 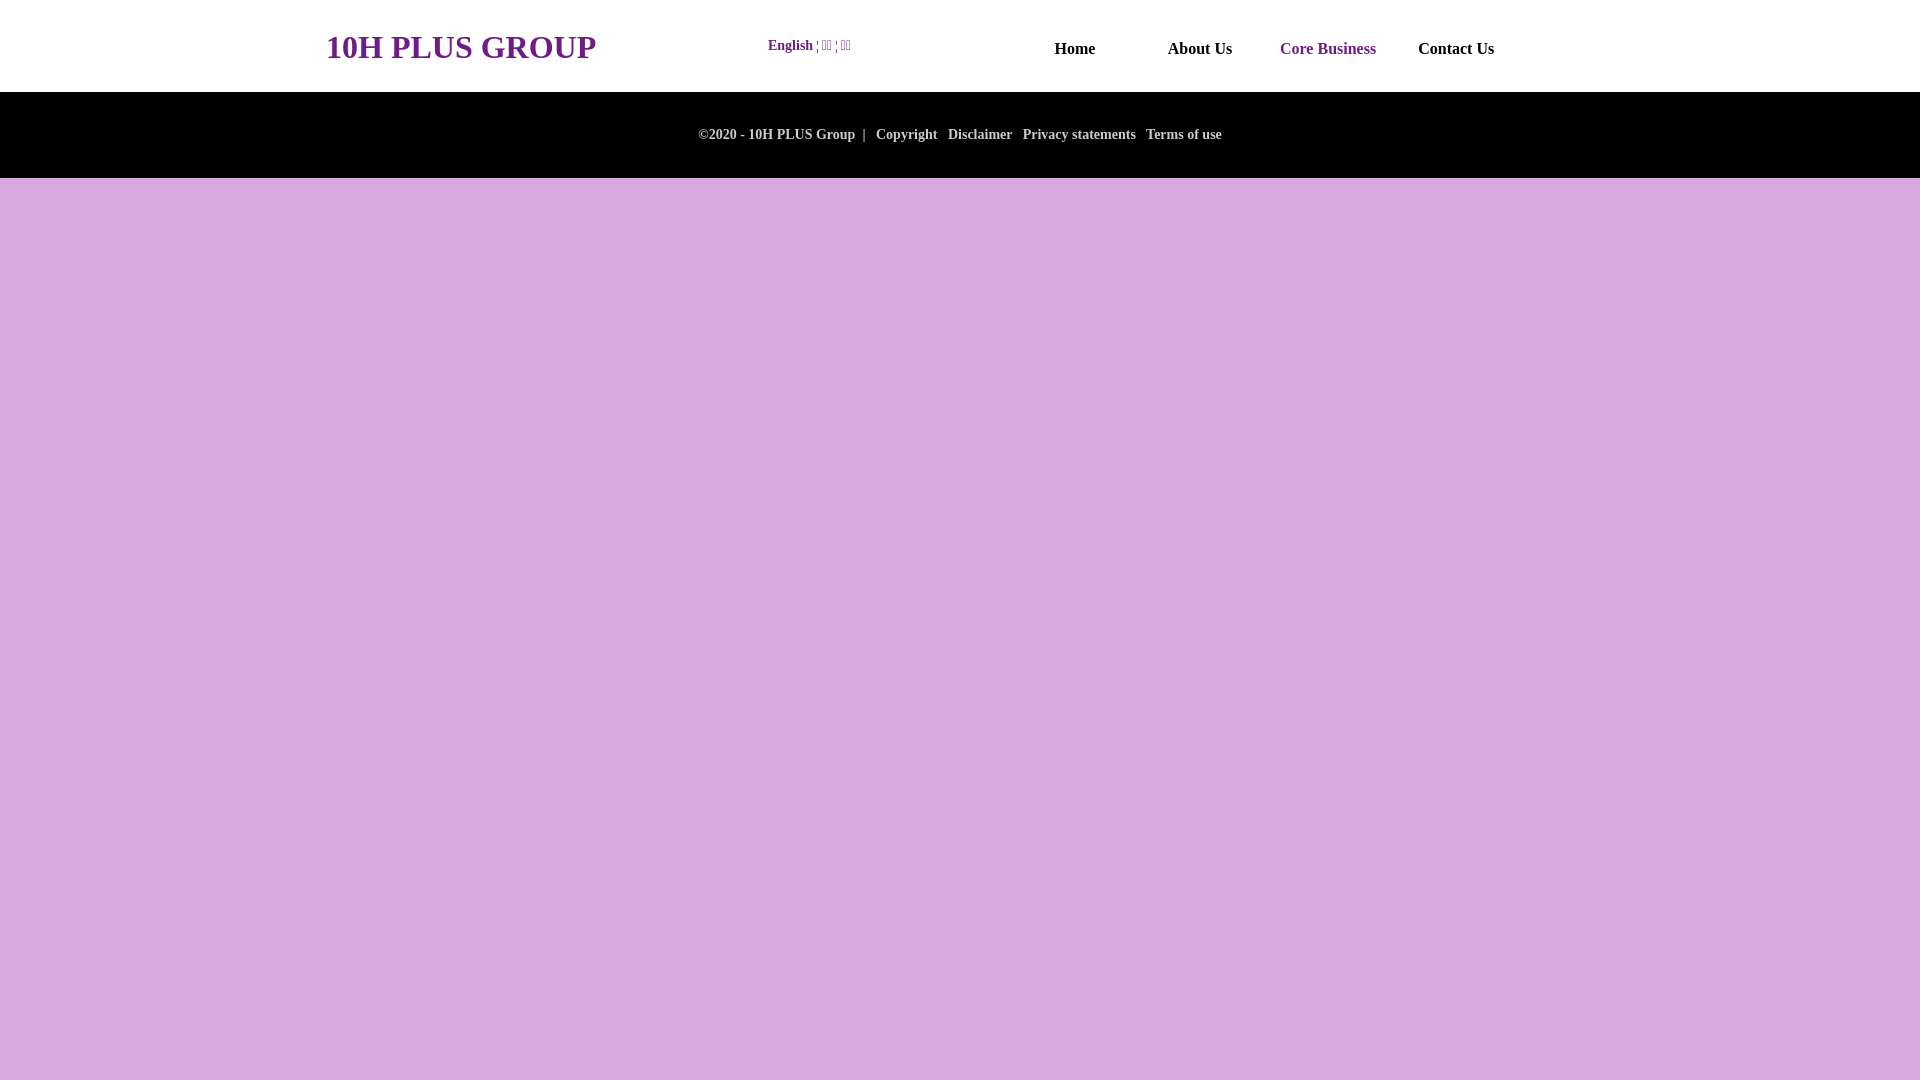 What do you see at coordinates (1455, 48) in the screenshot?
I see `'Contact Us'` at bounding box center [1455, 48].